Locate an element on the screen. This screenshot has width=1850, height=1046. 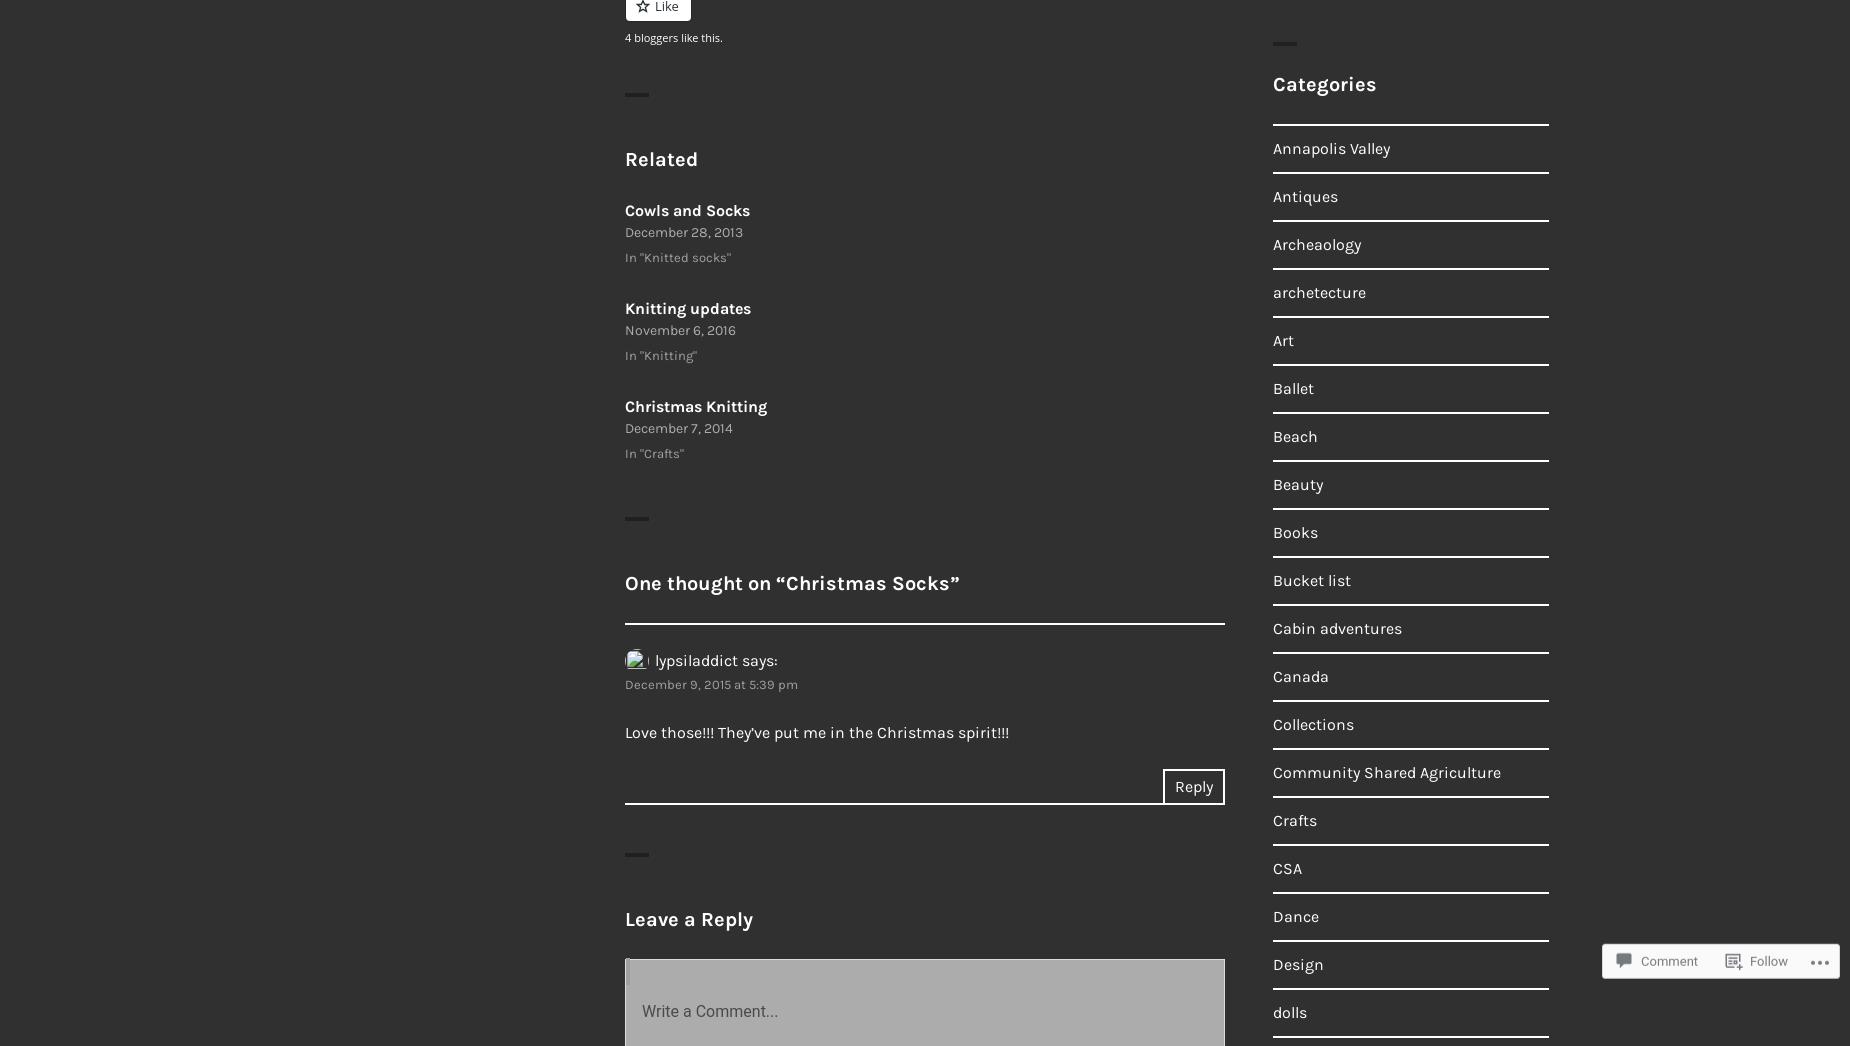
'says:' is located at coordinates (759, 659).